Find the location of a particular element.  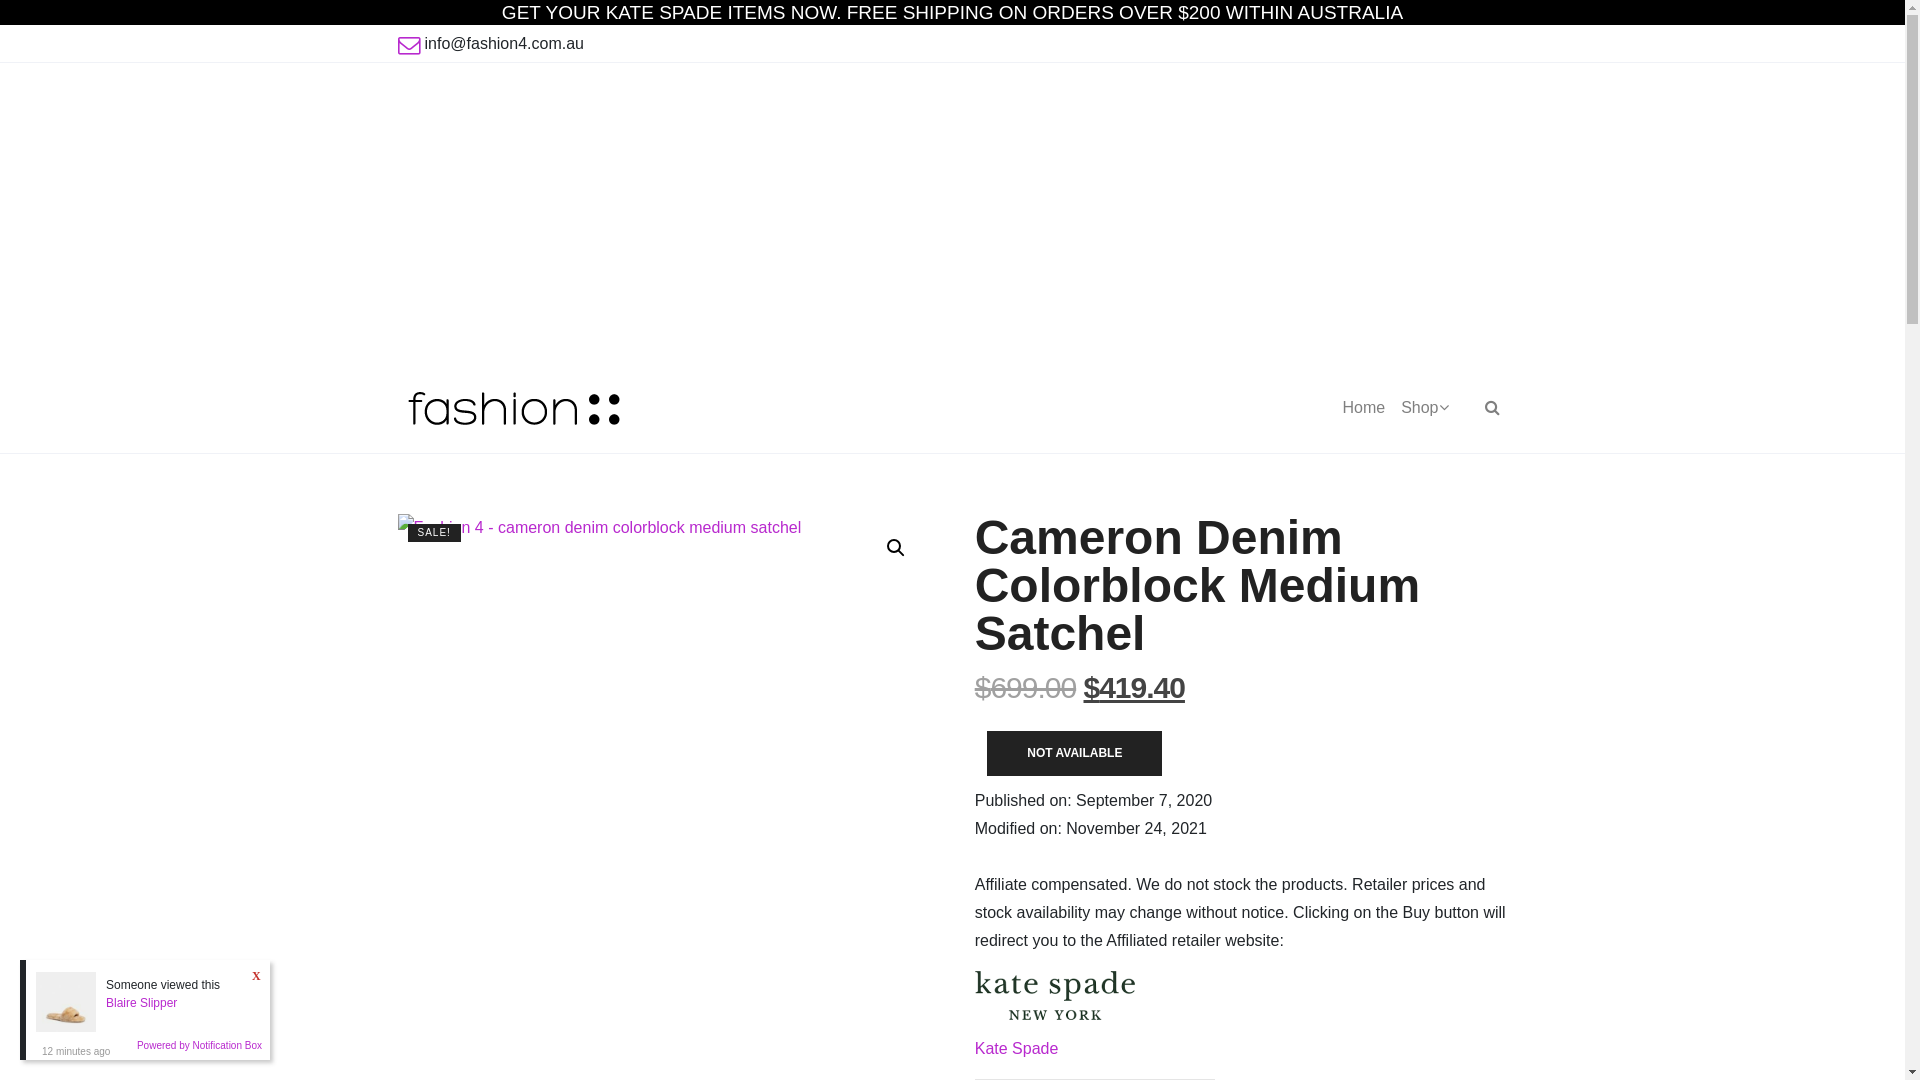

'Home' is located at coordinates (1334, 407).